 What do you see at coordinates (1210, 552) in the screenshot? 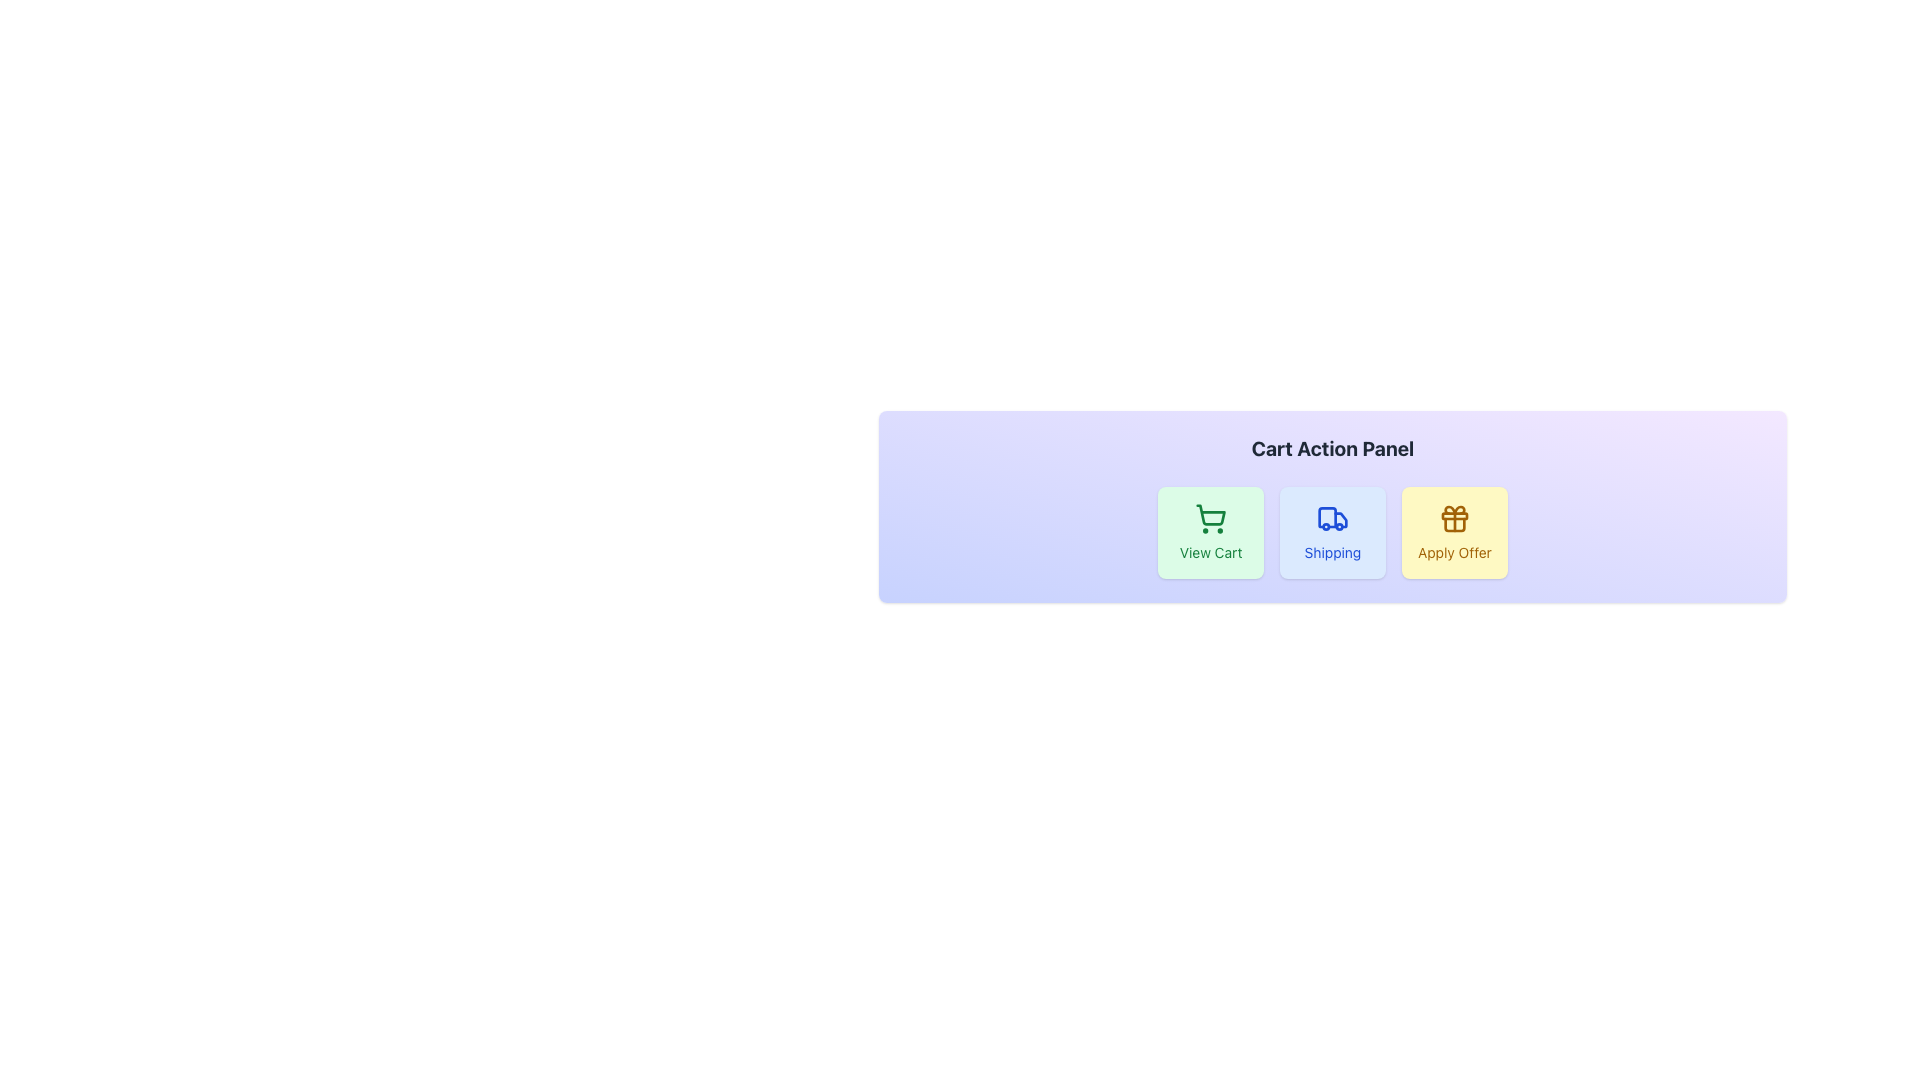
I see `the green 'View Cart' text label located within the 'View Cart' button, positioned below the shopping cart icon and part of the button group under the 'Cart Action Panel'` at bounding box center [1210, 552].